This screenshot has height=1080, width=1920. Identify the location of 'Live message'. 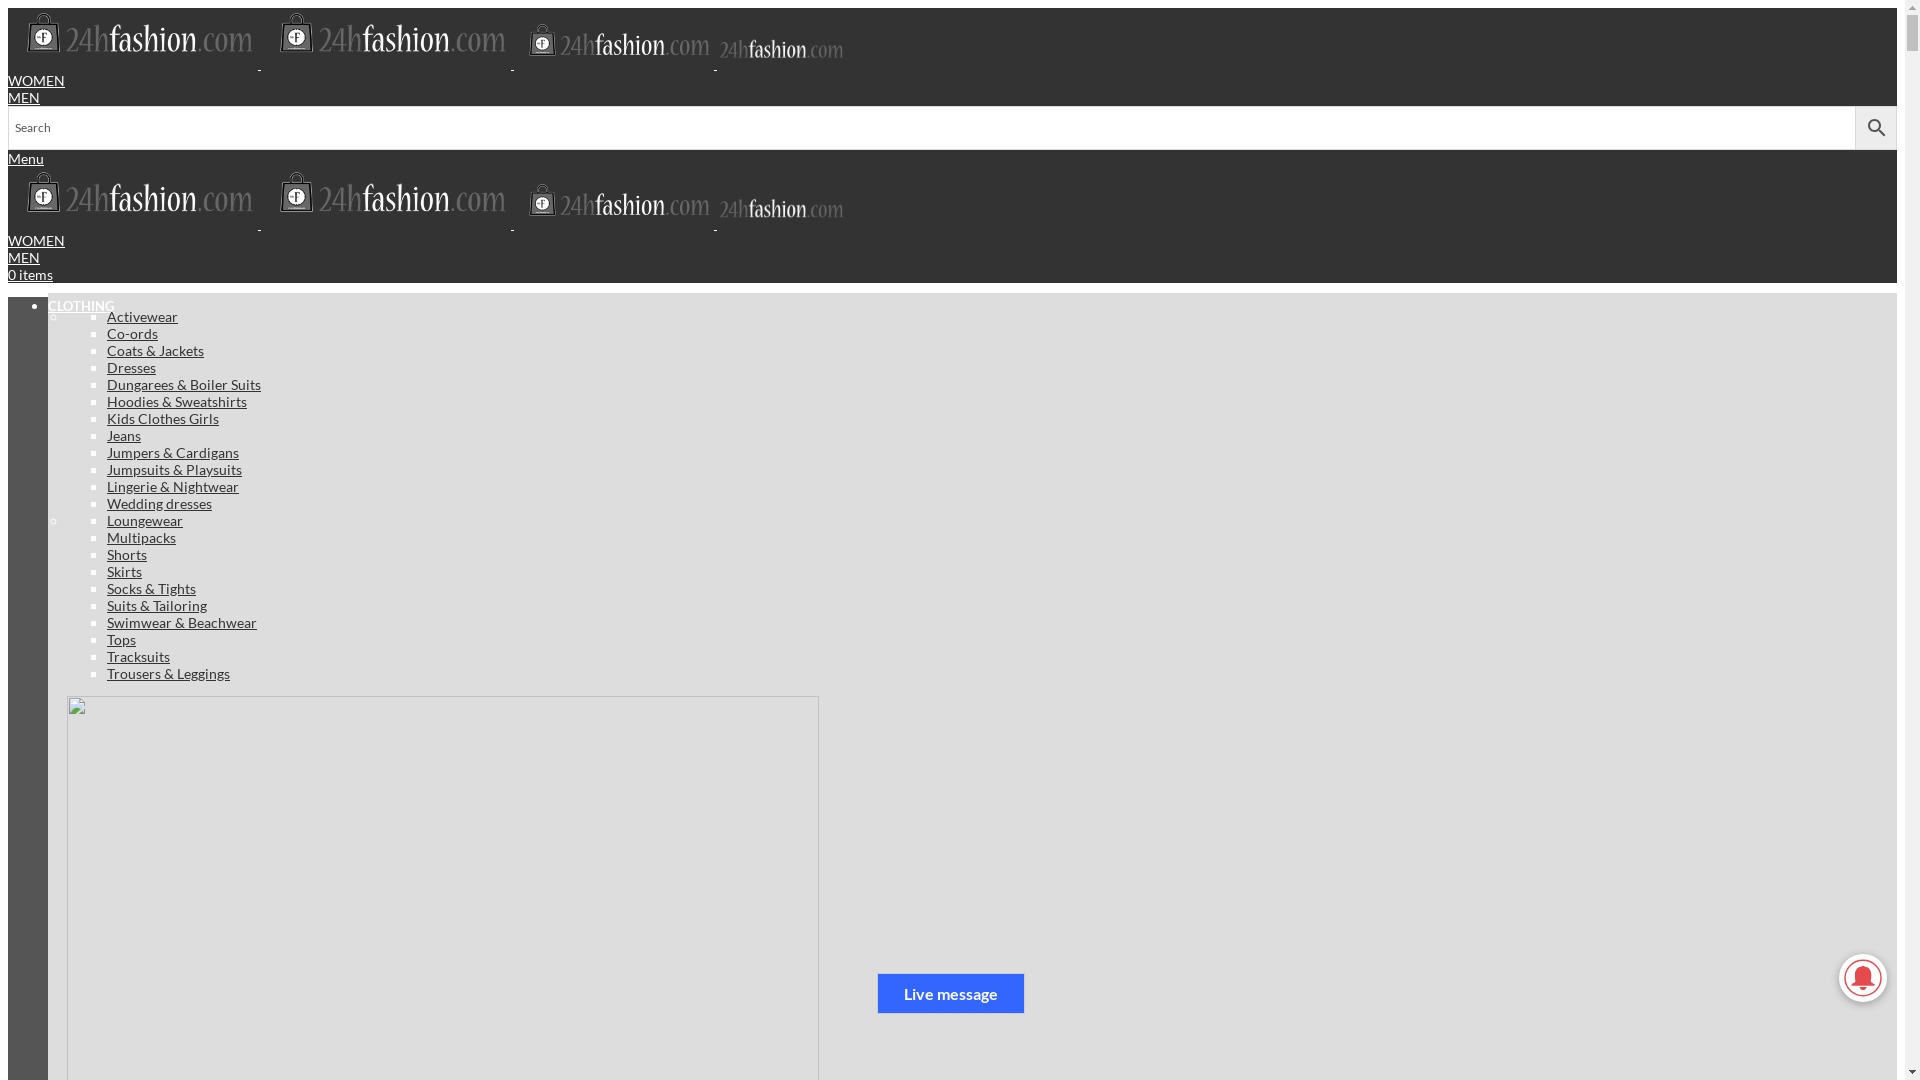
(949, 993).